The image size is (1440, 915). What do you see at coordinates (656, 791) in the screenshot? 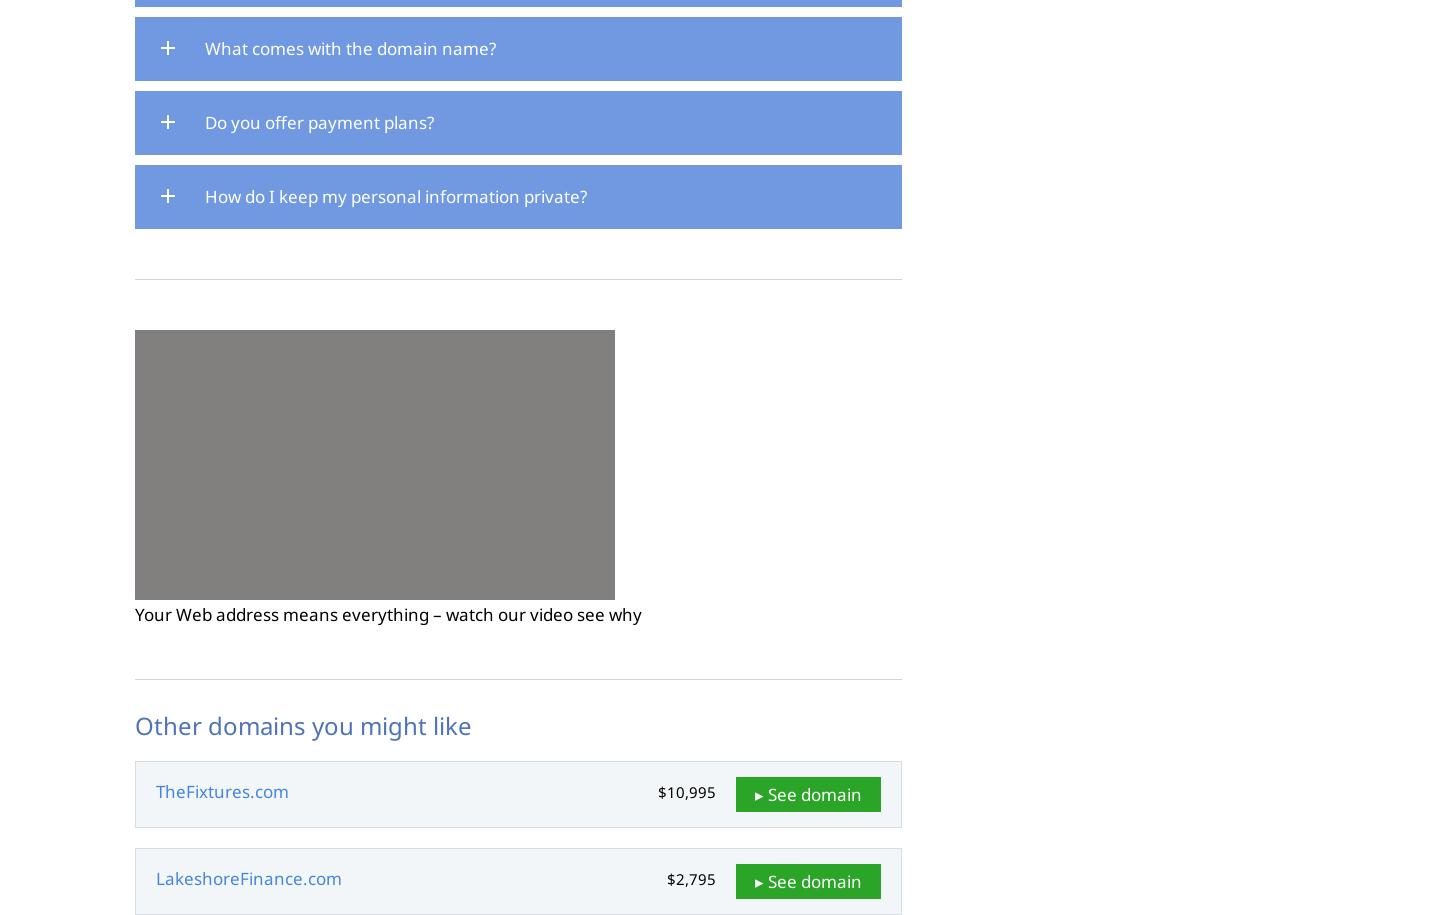
I see `'$10,995'` at bounding box center [656, 791].